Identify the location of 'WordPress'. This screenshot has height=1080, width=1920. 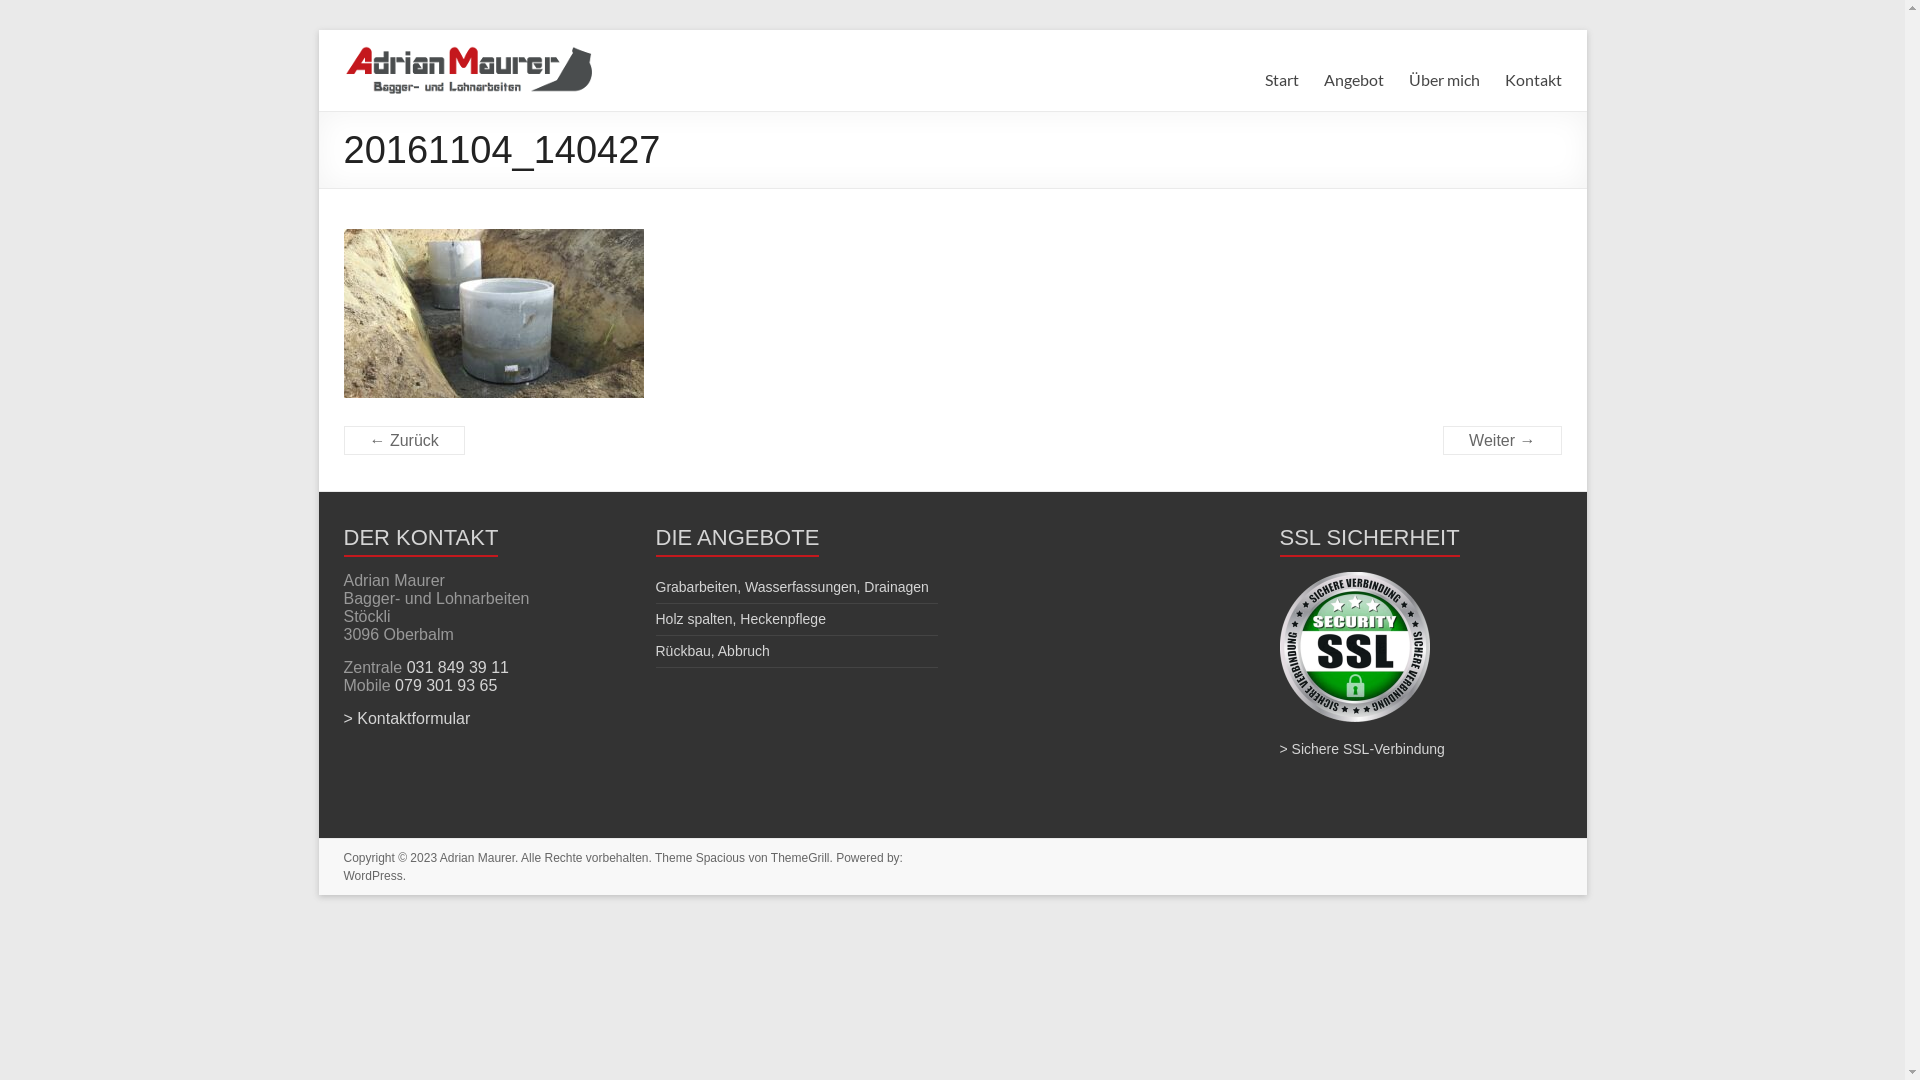
(373, 874).